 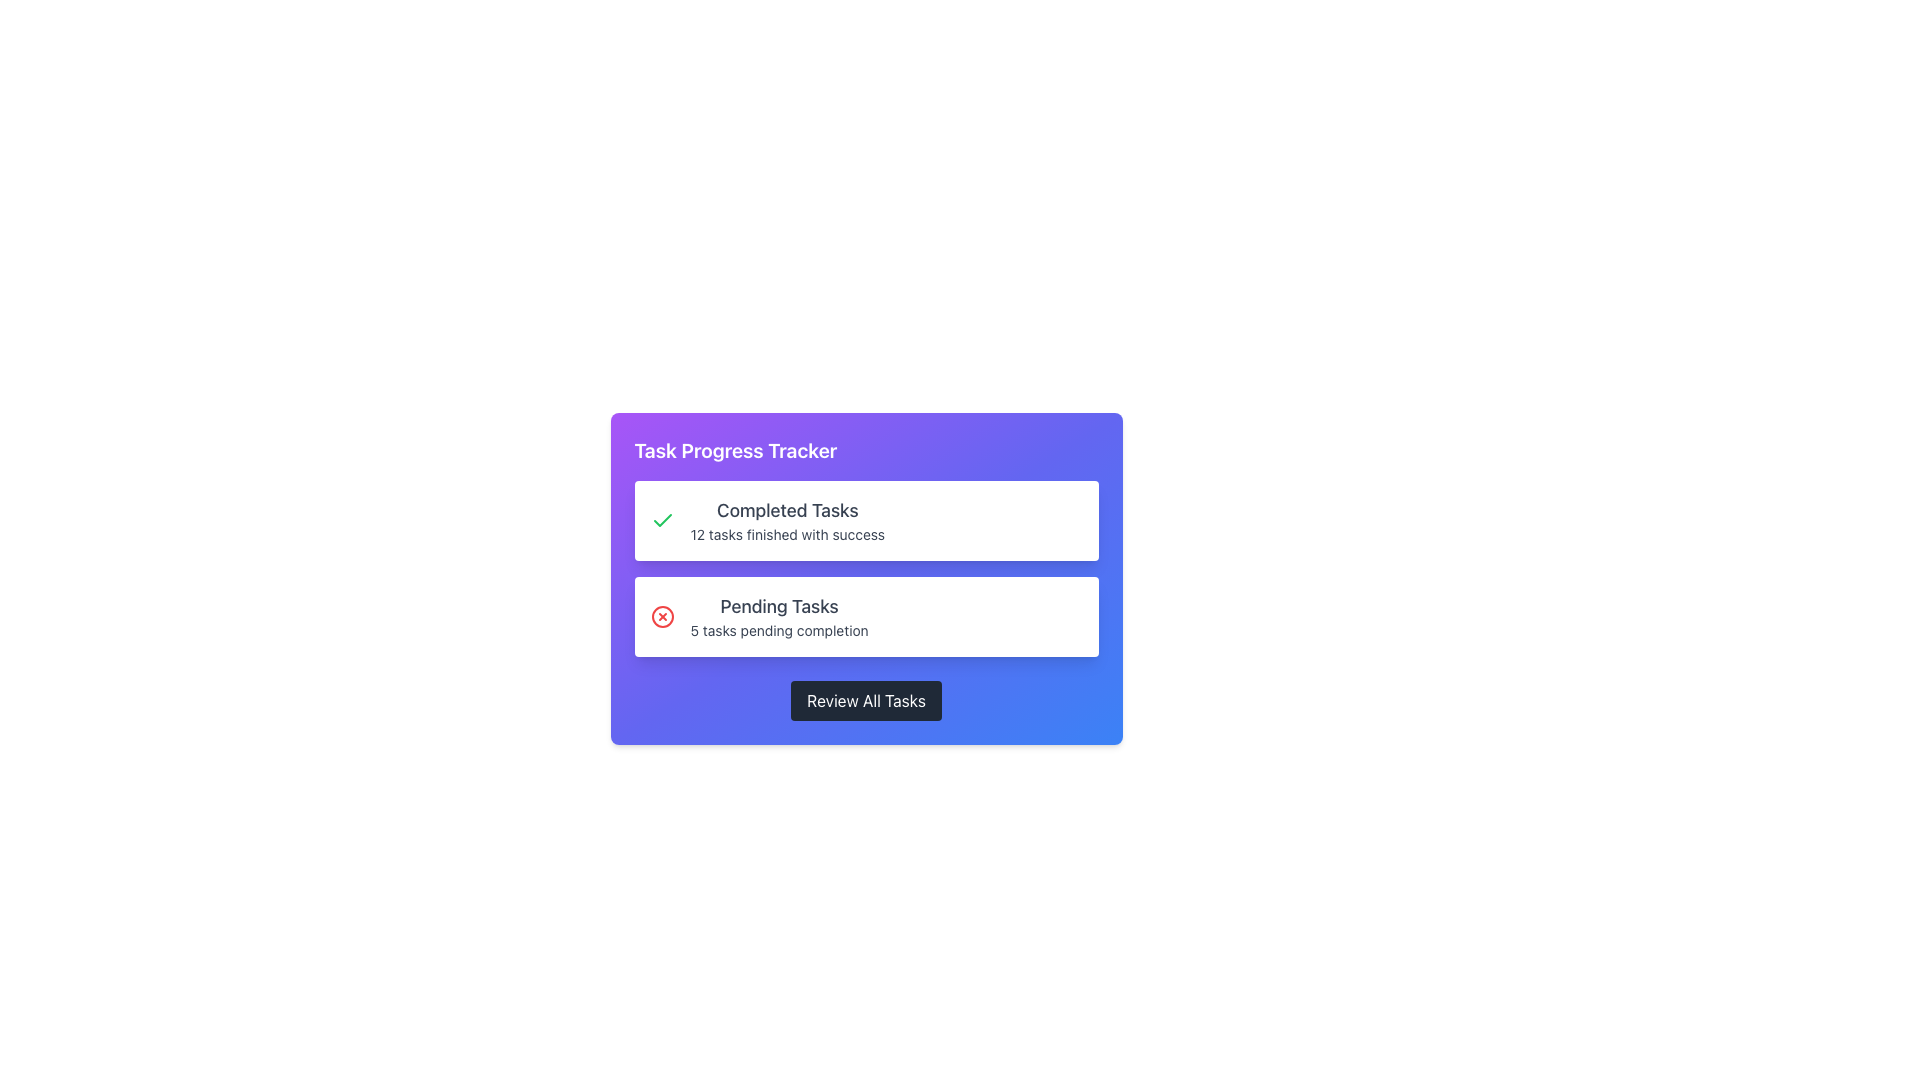 I want to click on the button with a dark gray background and white text that reads 'Review All Tasks', so click(x=866, y=700).